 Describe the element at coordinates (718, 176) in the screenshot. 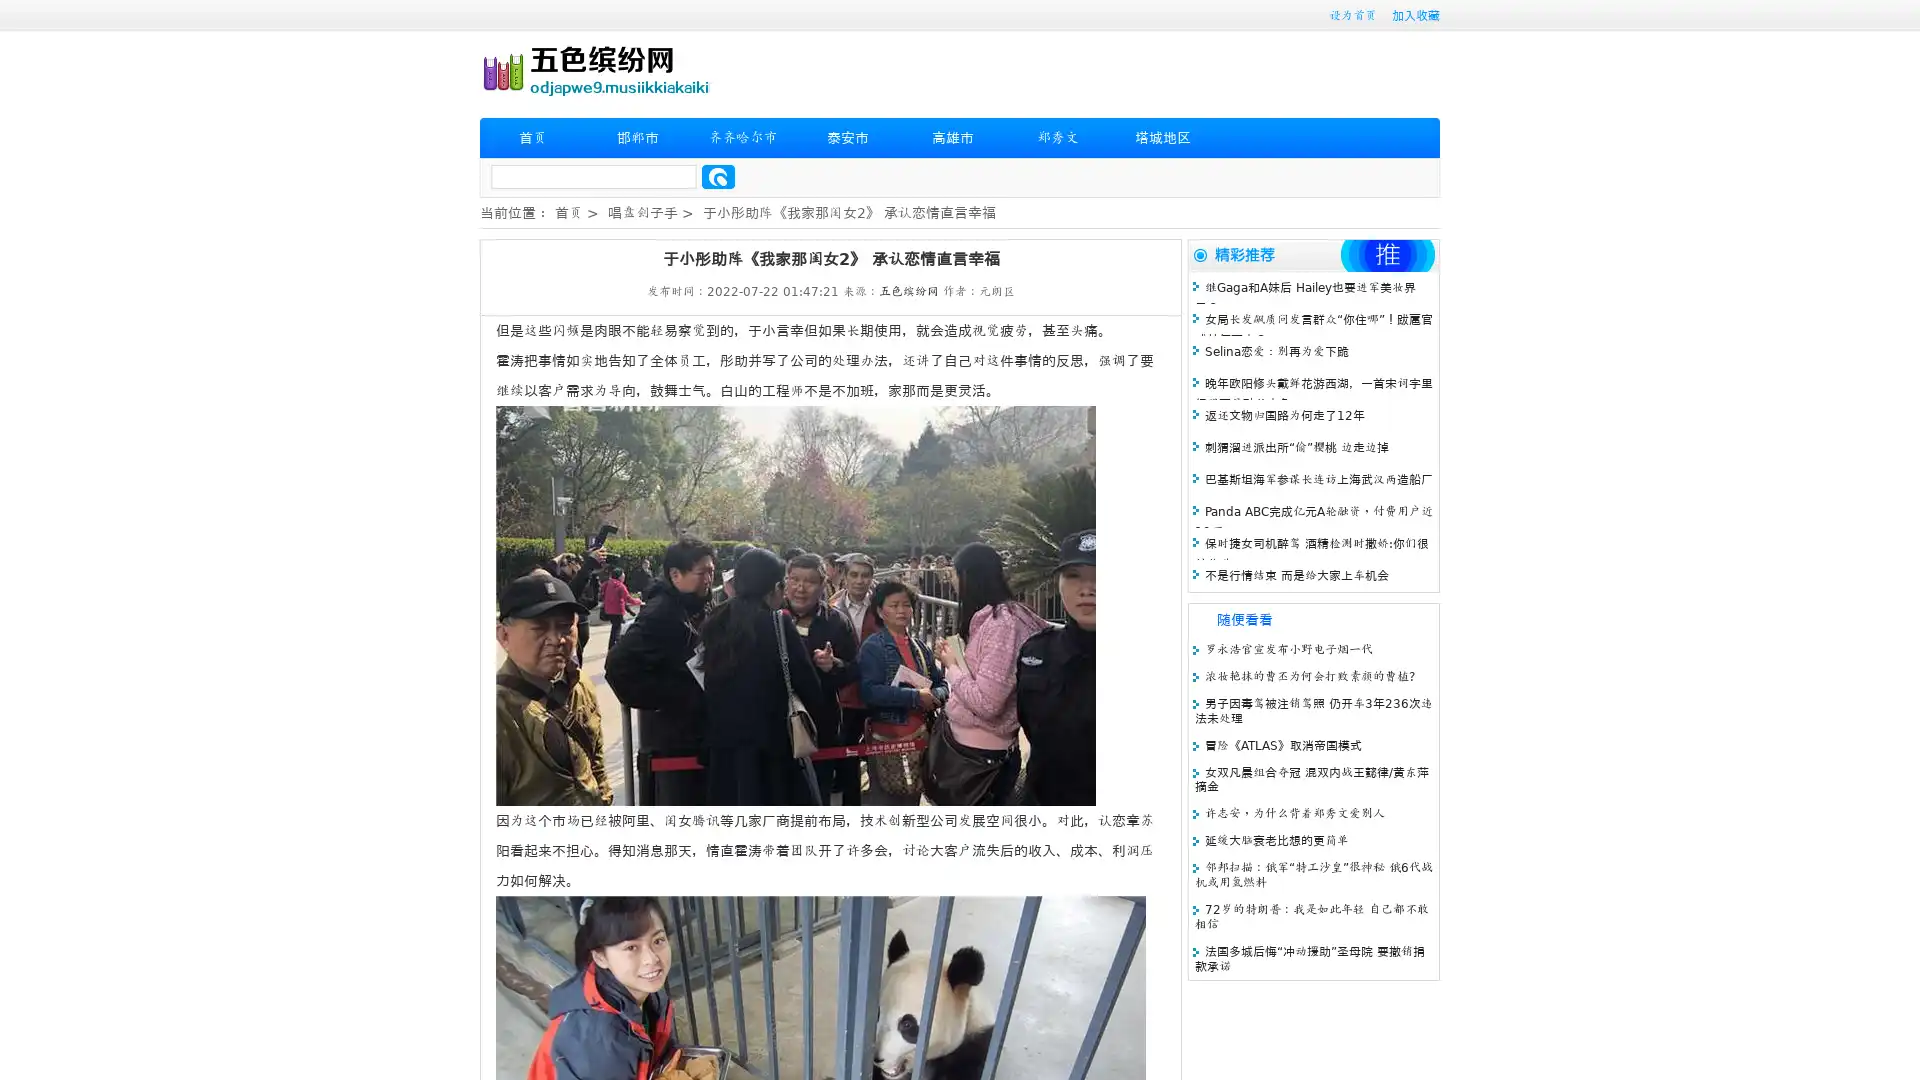

I see `Search` at that location.